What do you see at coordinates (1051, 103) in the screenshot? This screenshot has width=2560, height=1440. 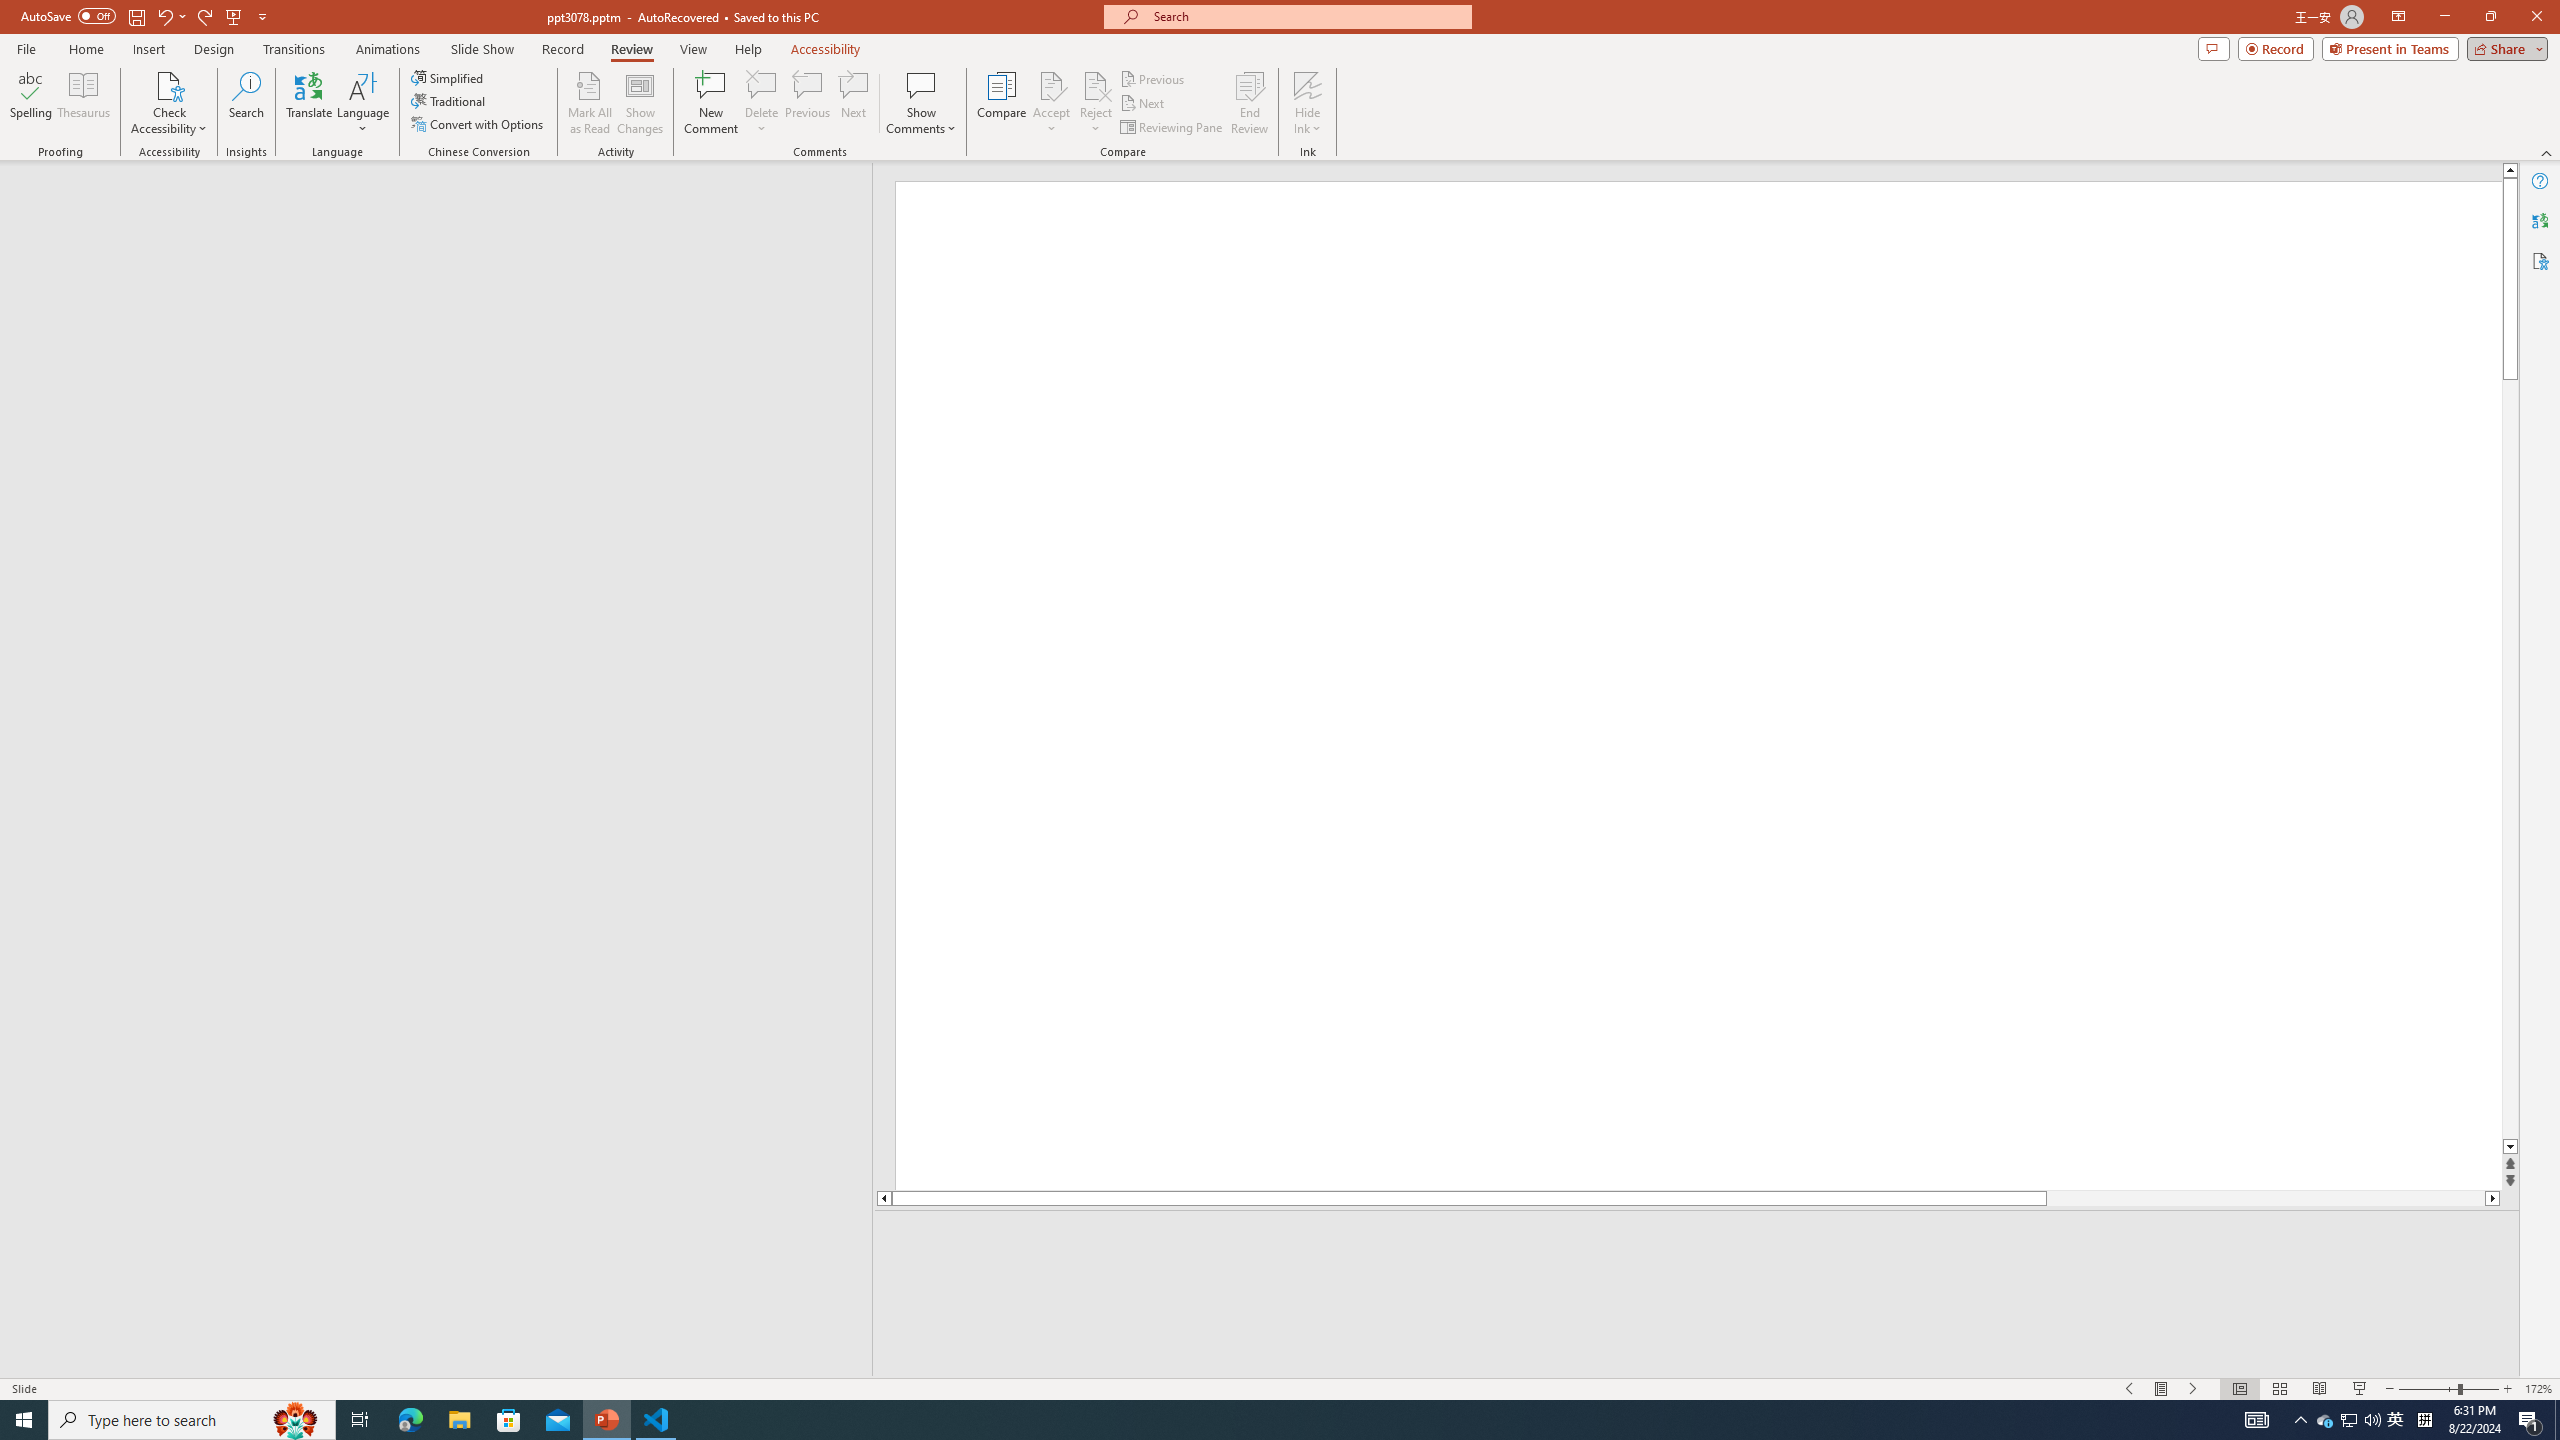 I see `'Accept'` at bounding box center [1051, 103].